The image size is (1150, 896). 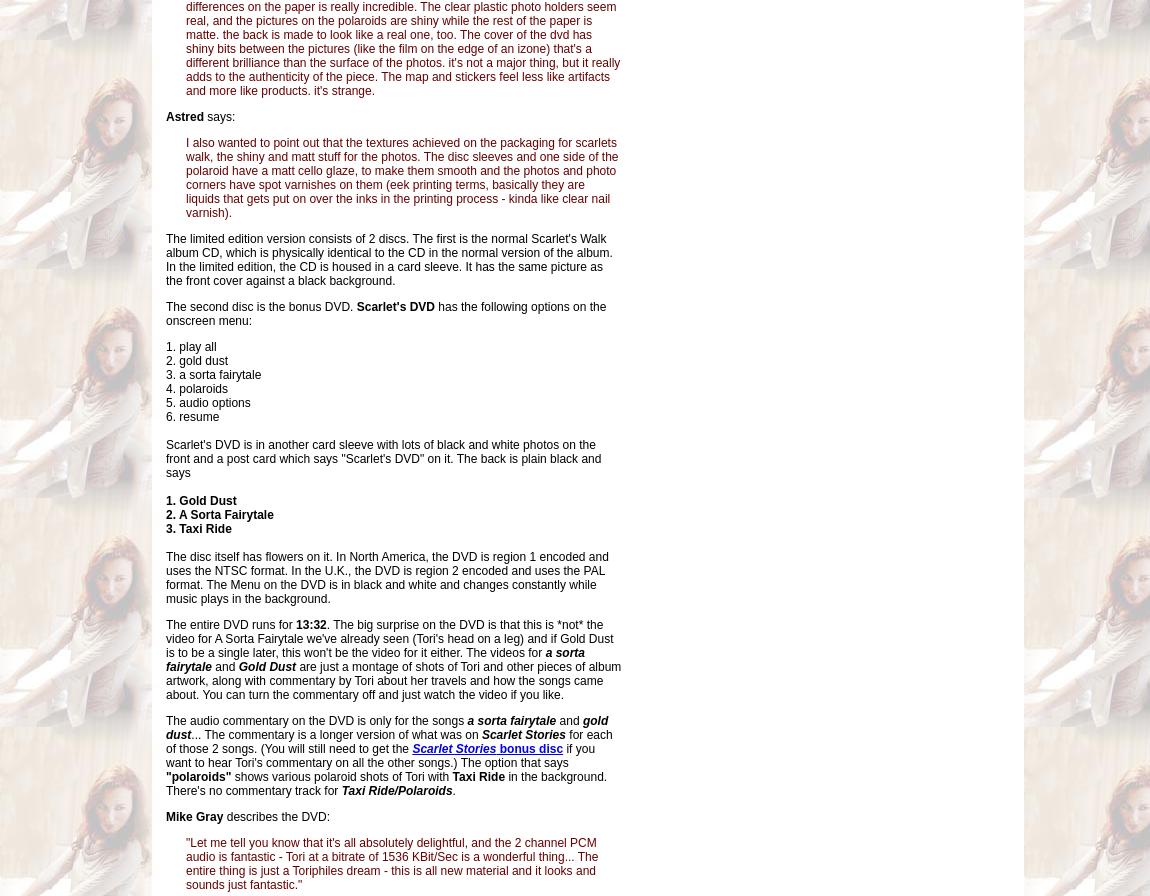 I want to click on 'The disc itself has flowers on it.  In North America, the DVD is region 1  encoded and uses the NTSC format.  In the U.K., the DVD is region 2 encoded and uses the PAL format.  The Menu on the DVD is in black and white and changes constantly while music plays in the background.', so click(x=386, y=578).